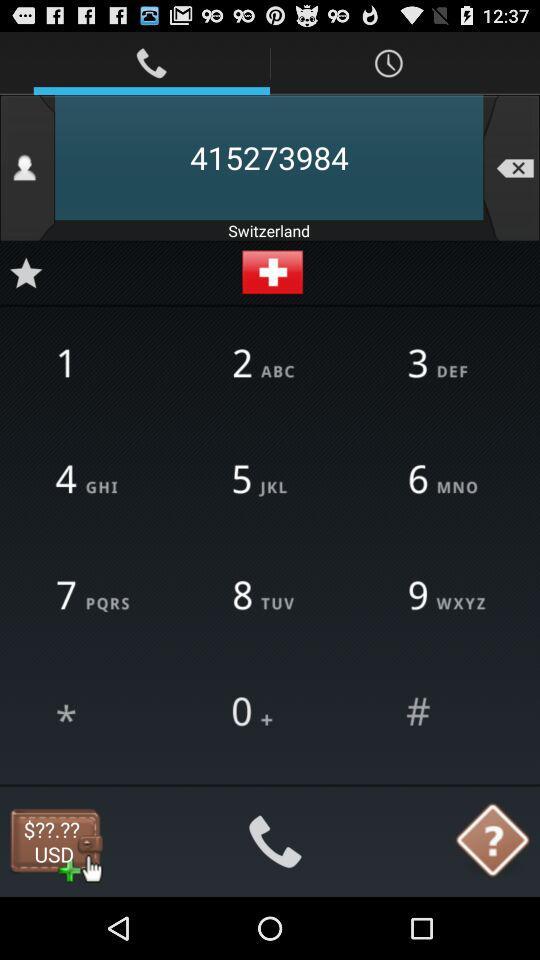 This screenshot has width=540, height=960. Describe the element at coordinates (93, 597) in the screenshot. I see `on the seventh number` at that location.